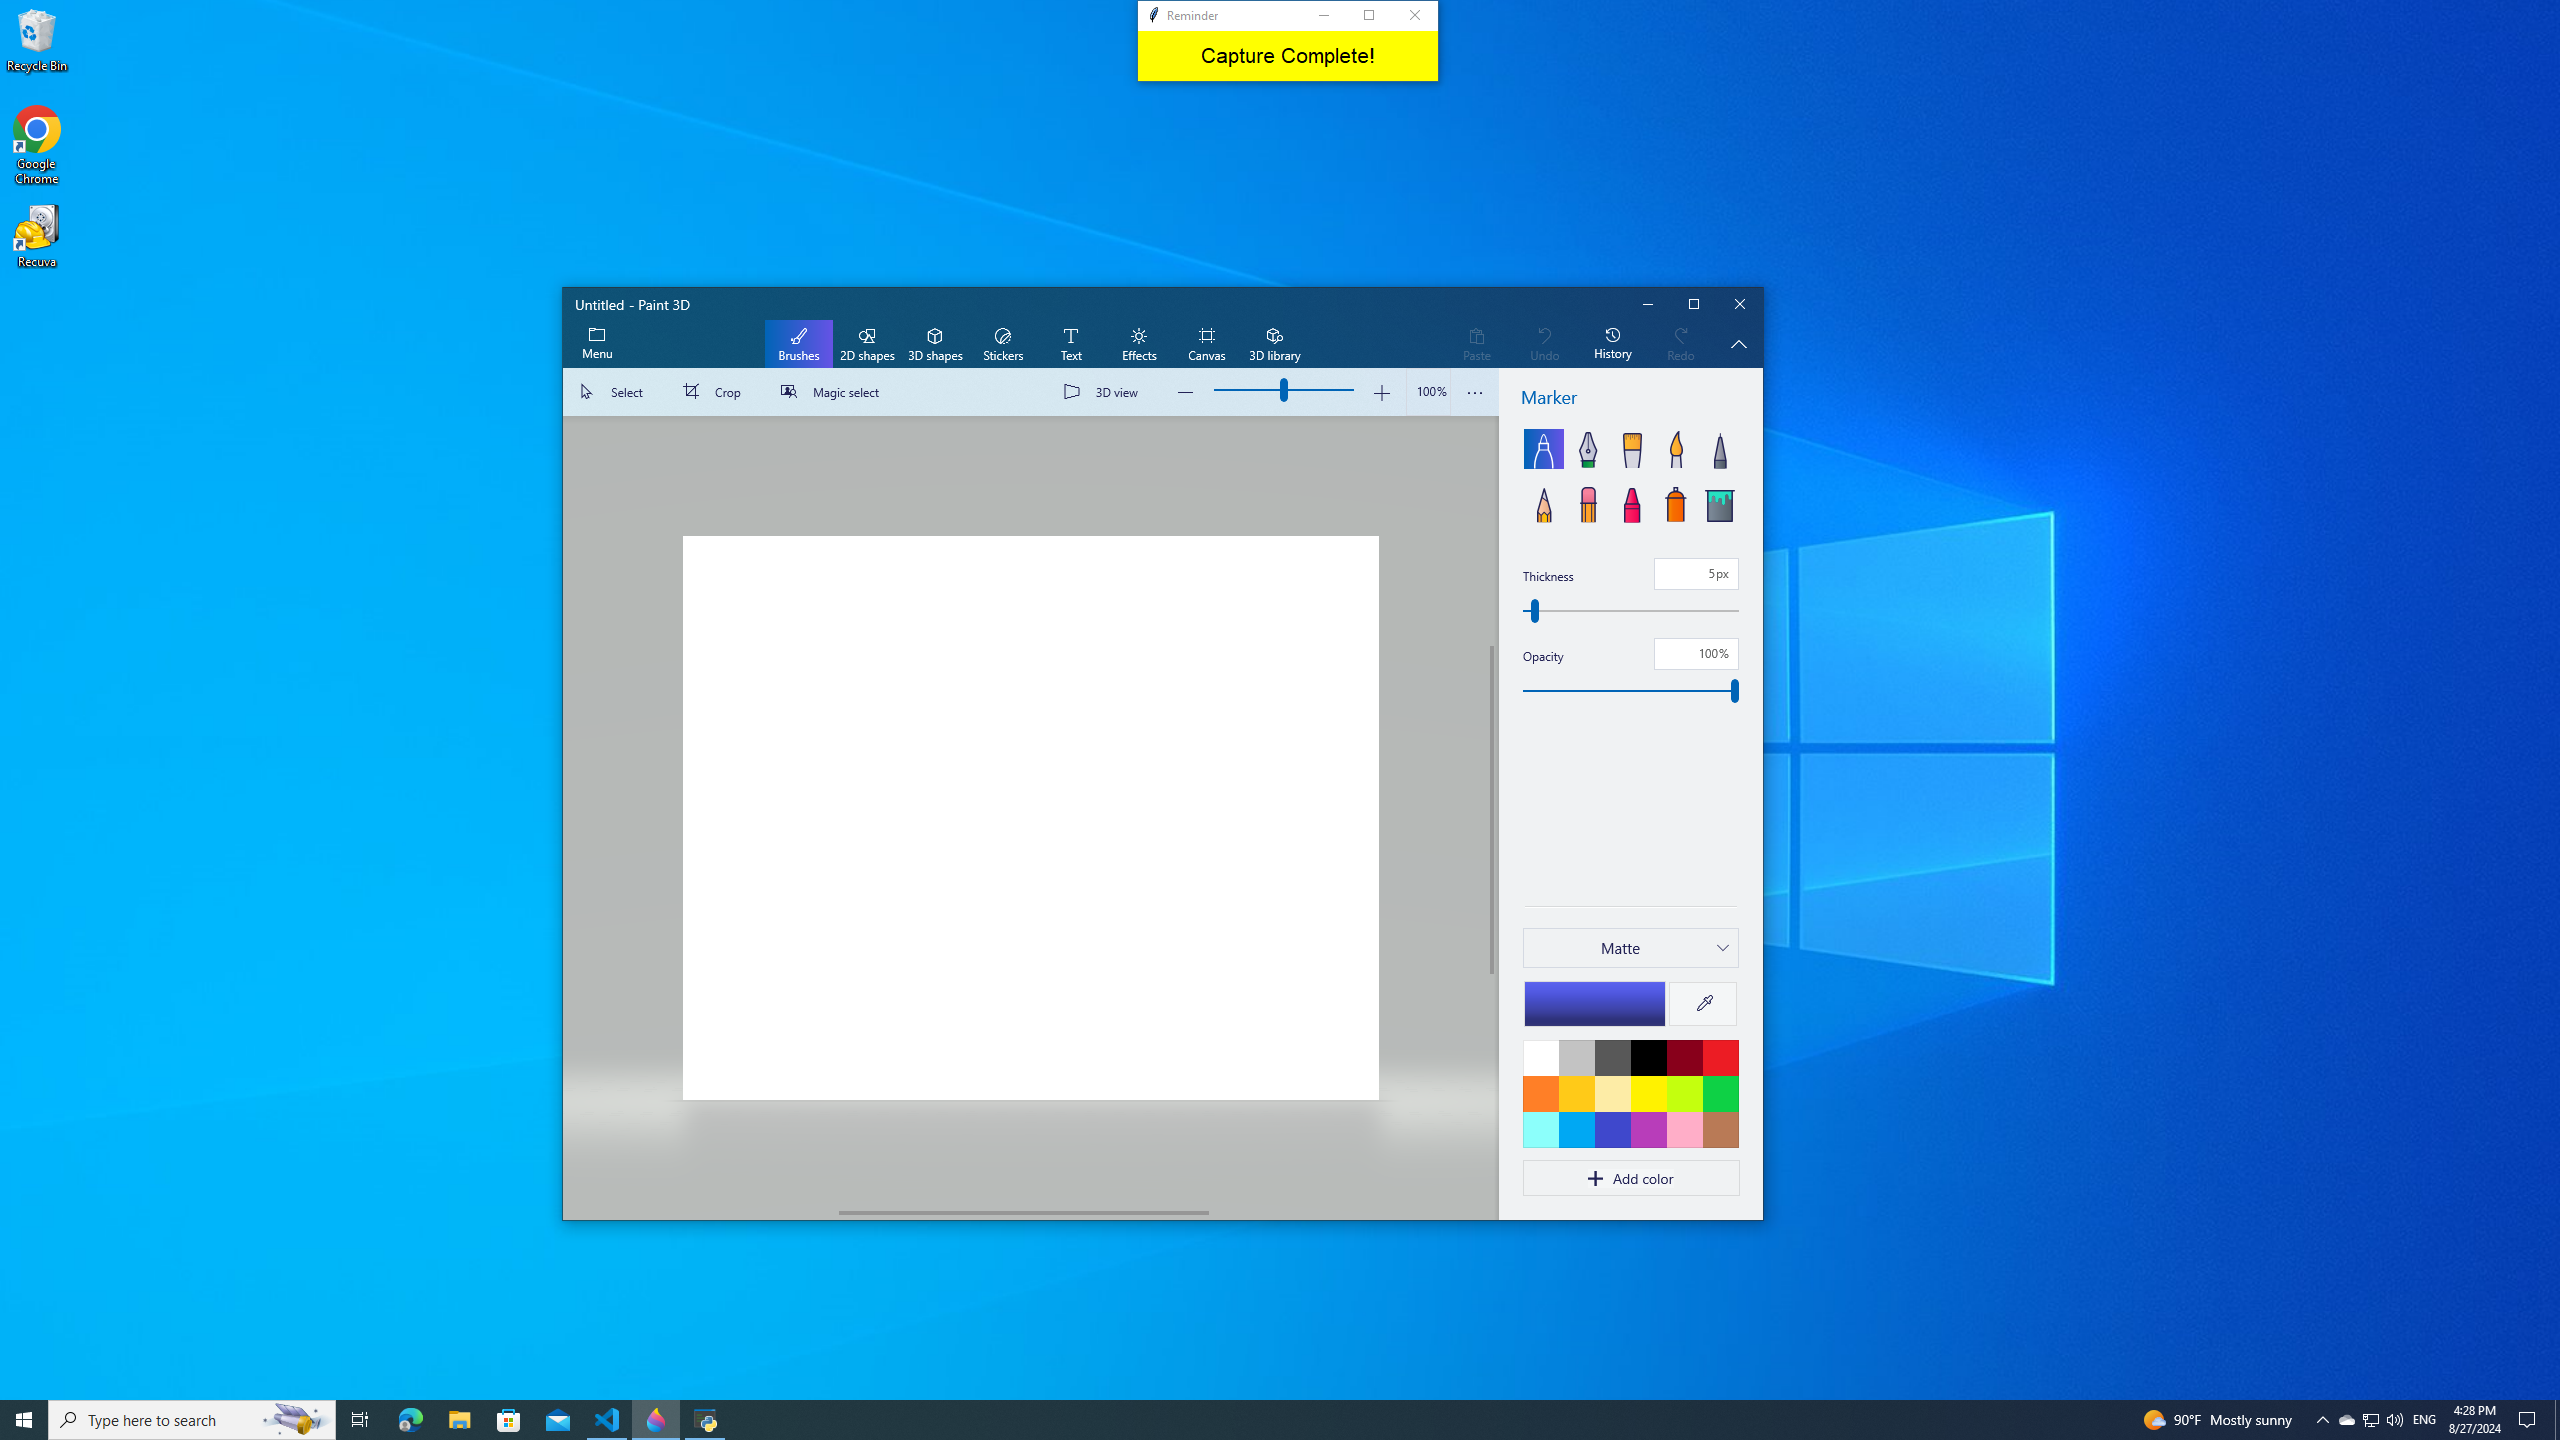 Image resolution: width=2560 pixels, height=1440 pixels. I want to click on 'Calligraphy pen', so click(1586, 448).